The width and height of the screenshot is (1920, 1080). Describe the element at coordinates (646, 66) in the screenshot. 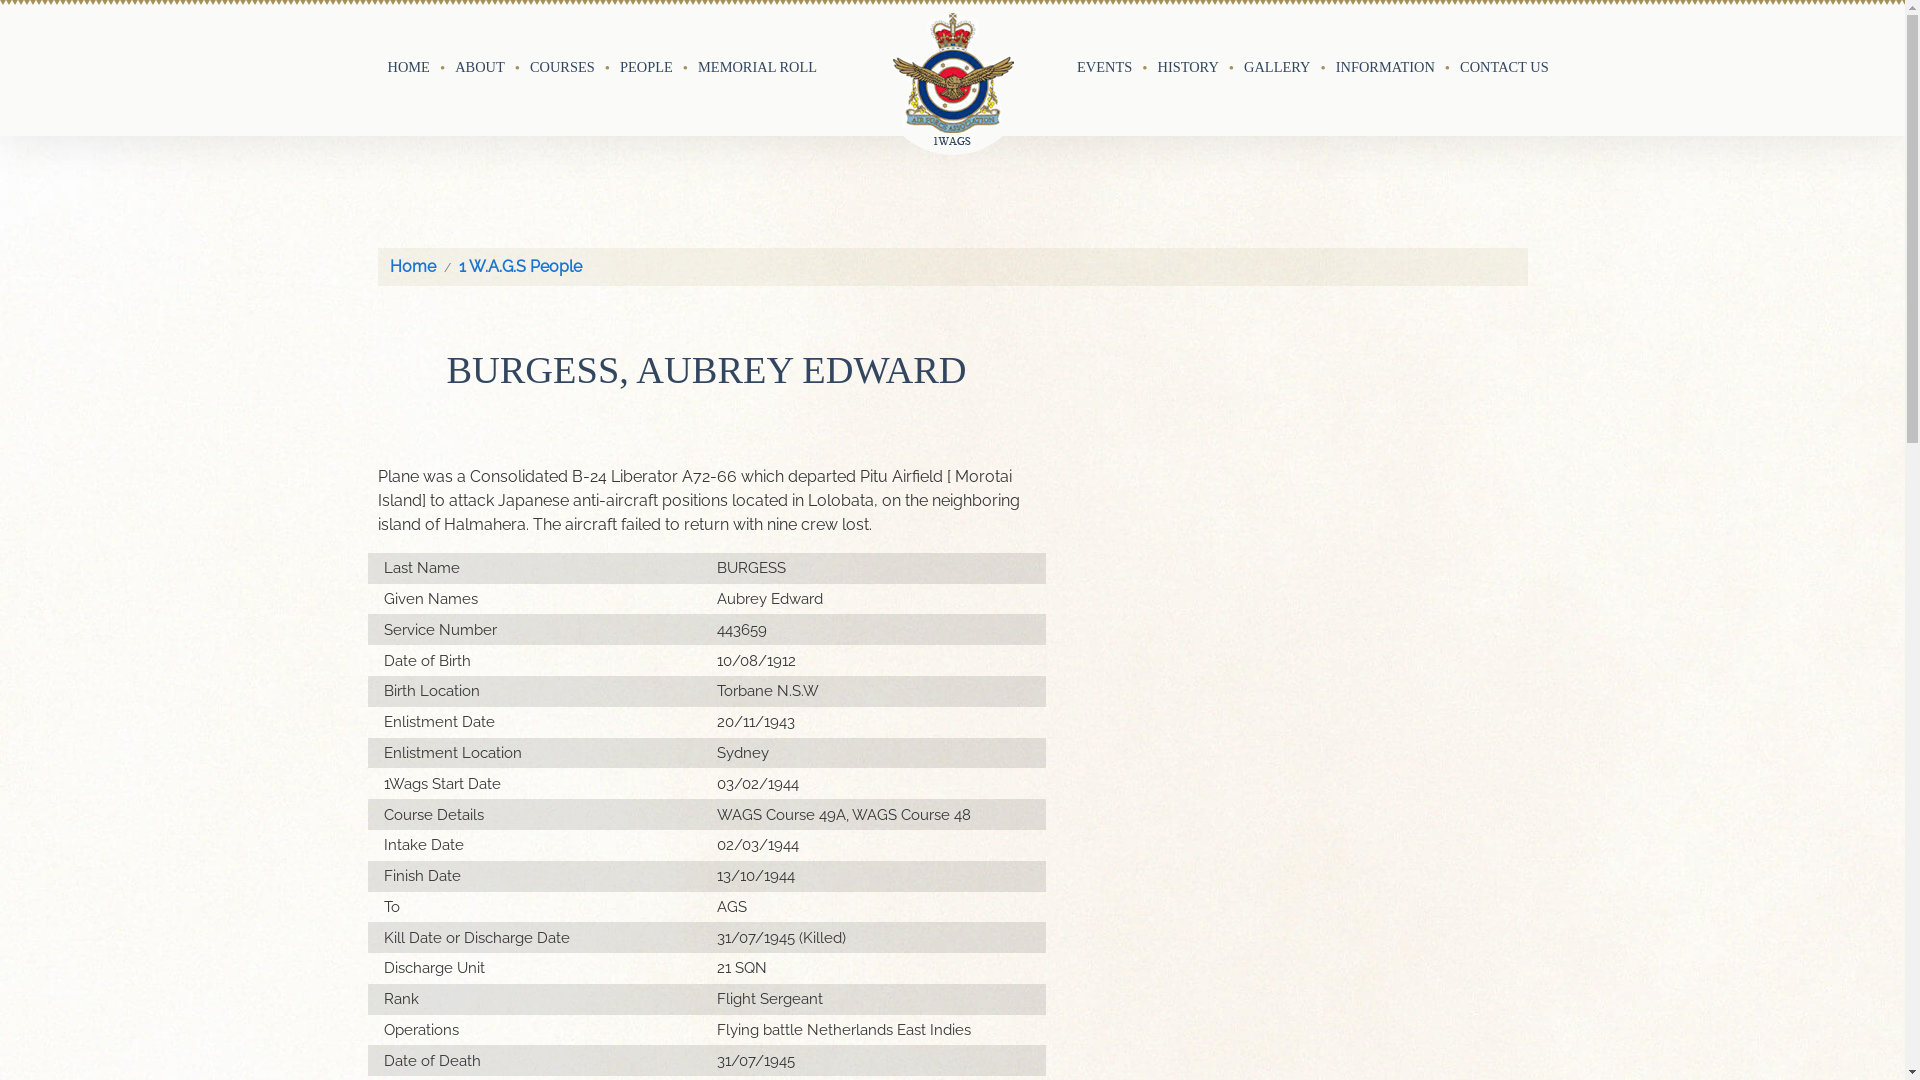

I see `'PEOPLE'` at that location.